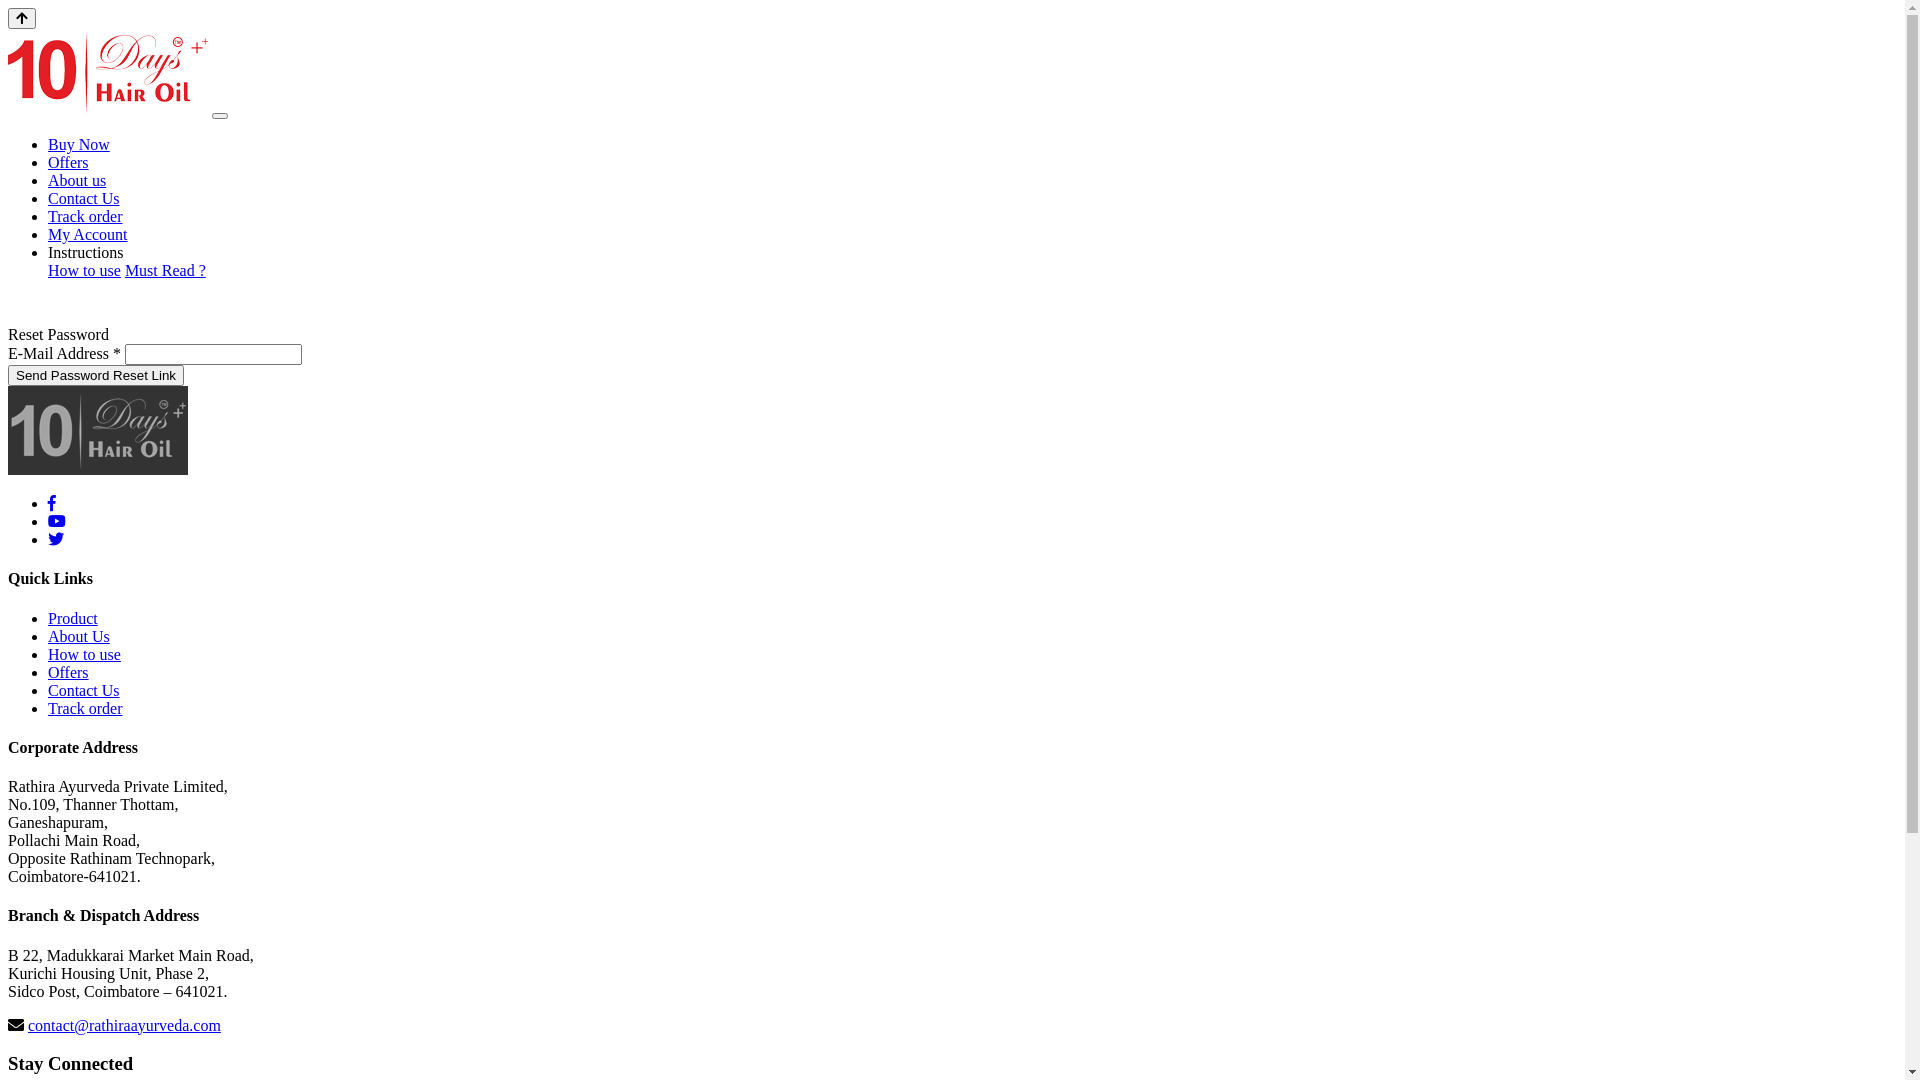 This screenshot has width=1920, height=1080. Describe the element at coordinates (78, 636) in the screenshot. I see `'About Us'` at that location.